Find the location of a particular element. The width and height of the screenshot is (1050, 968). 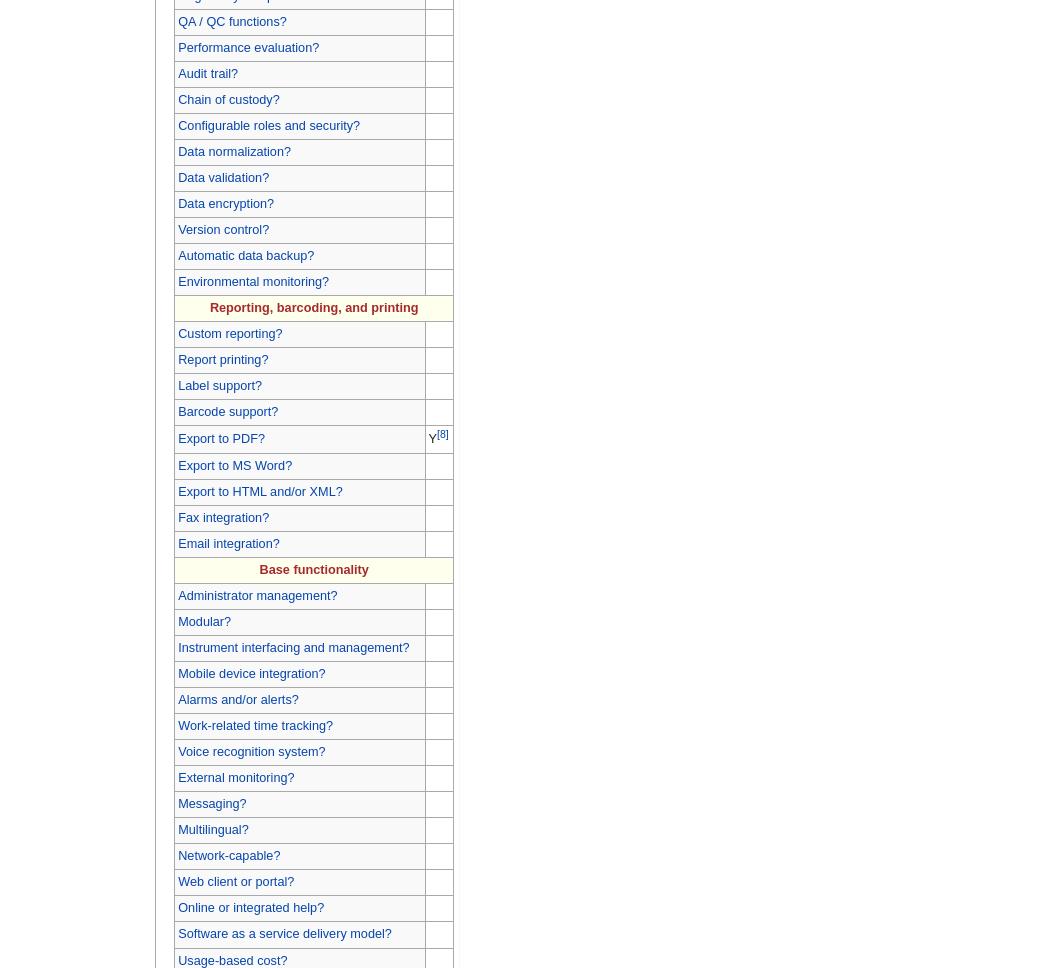

'Instrument interfacing and management?' is located at coordinates (292, 647).